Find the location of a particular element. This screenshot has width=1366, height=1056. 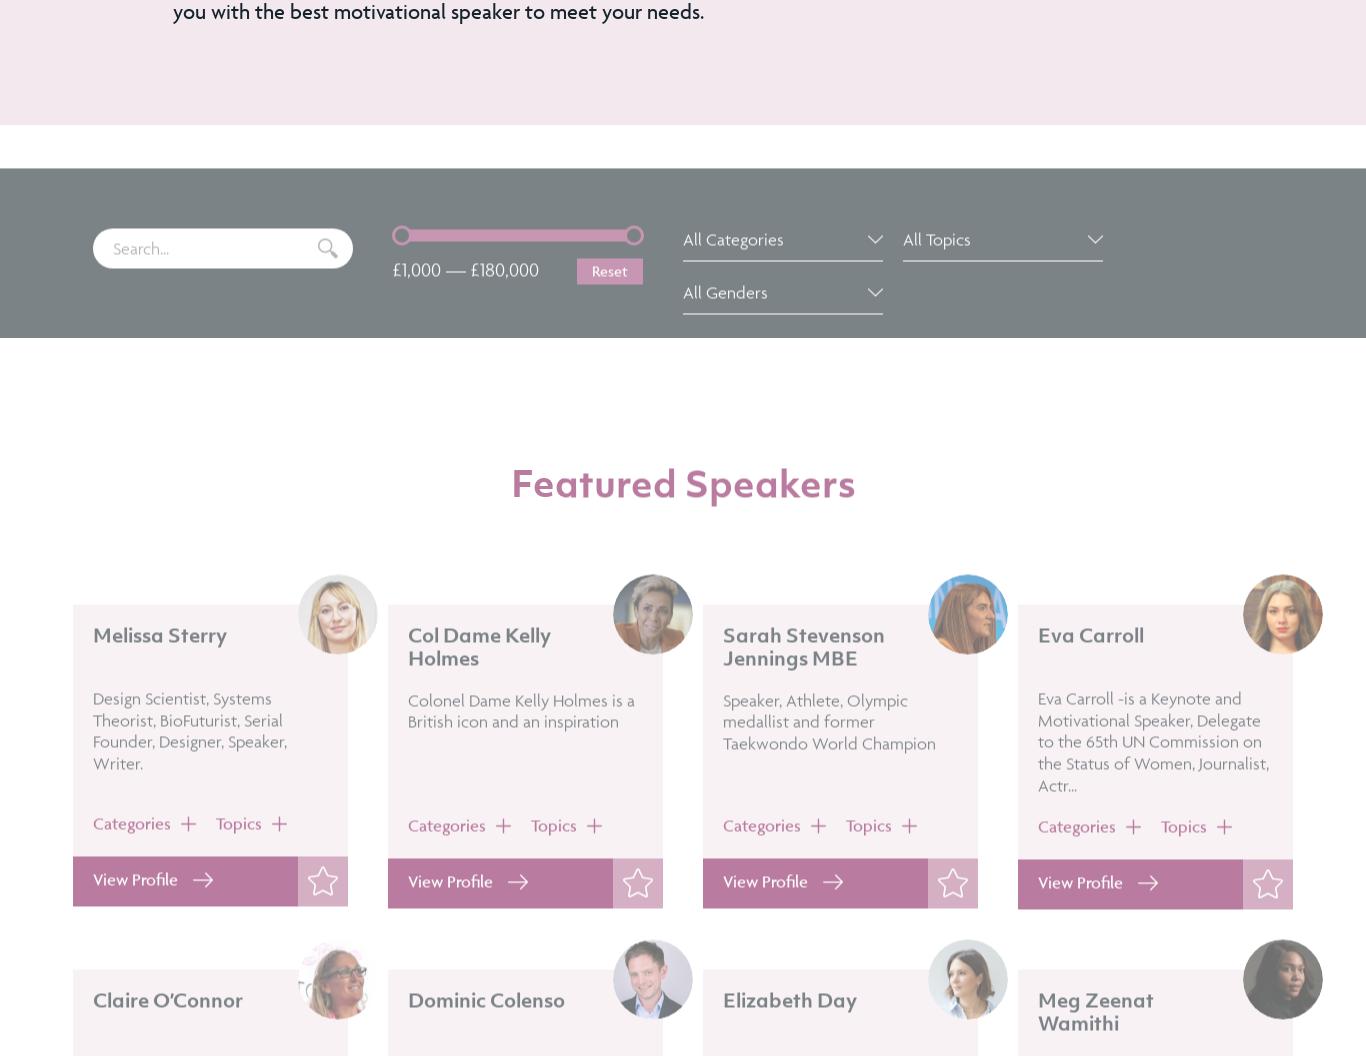

'Speakers' is located at coordinates (769, 539).